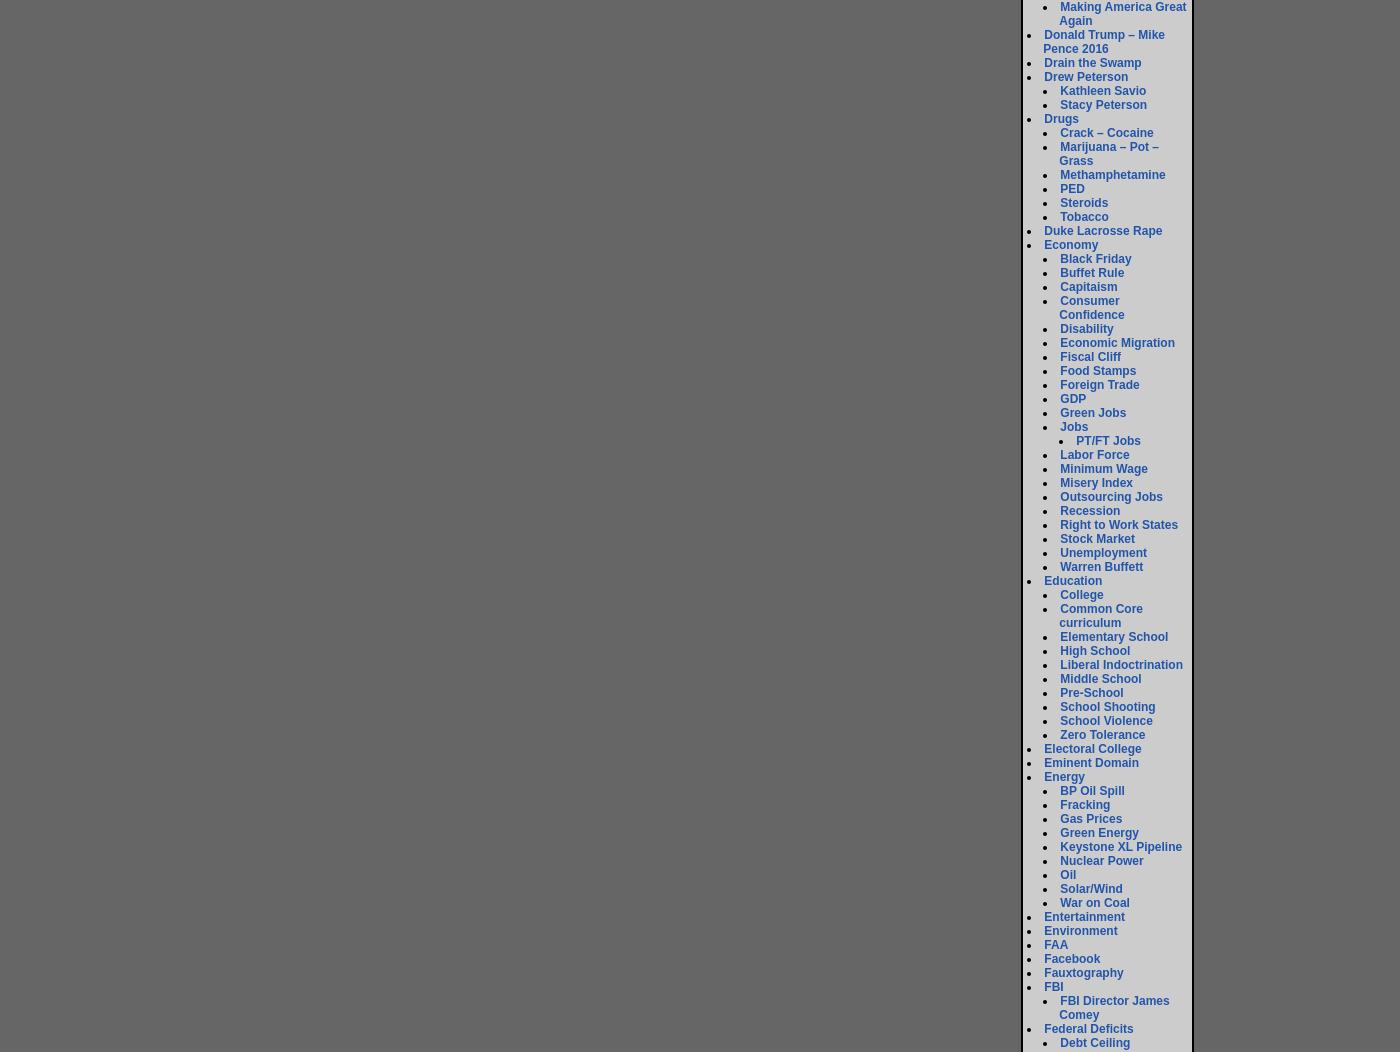  What do you see at coordinates (1059, 553) in the screenshot?
I see `'Unemployment'` at bounding box center [1059, 553].